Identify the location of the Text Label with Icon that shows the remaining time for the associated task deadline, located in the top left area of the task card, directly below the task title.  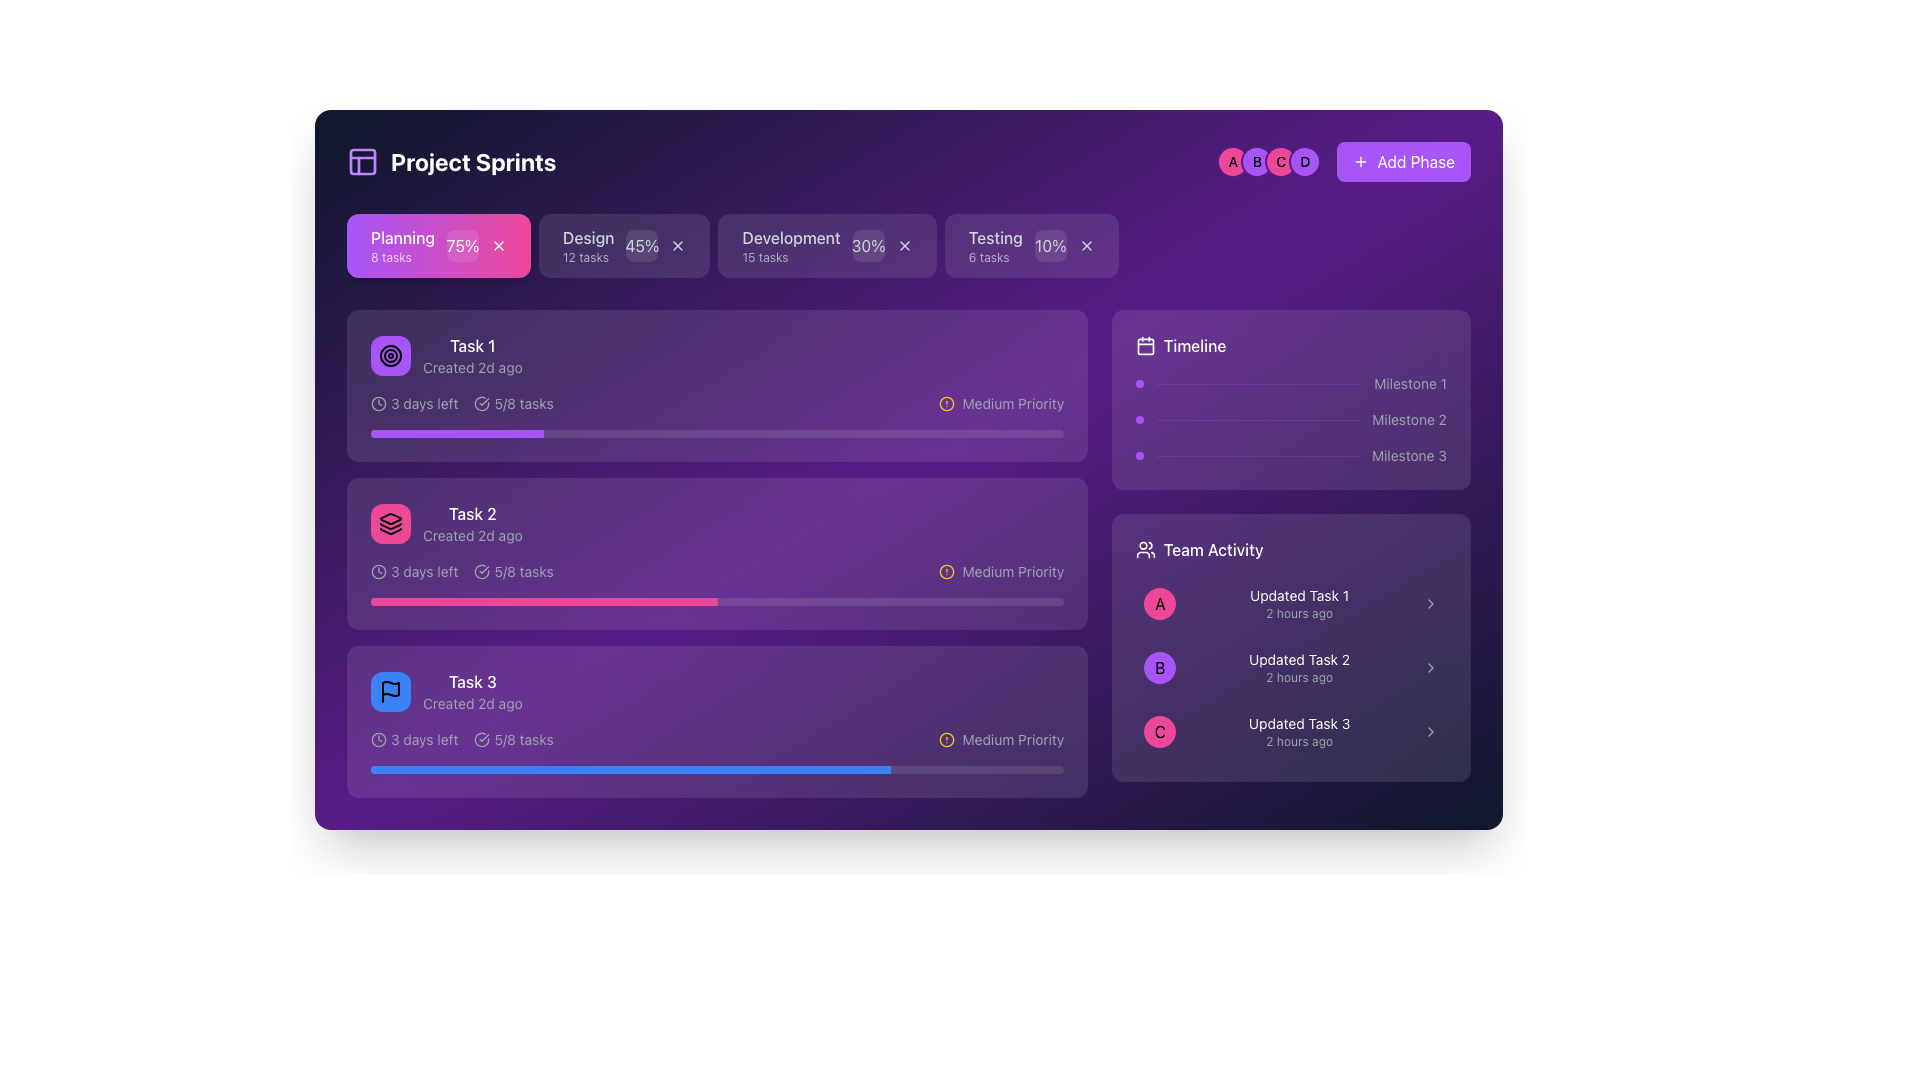
(413, 404).